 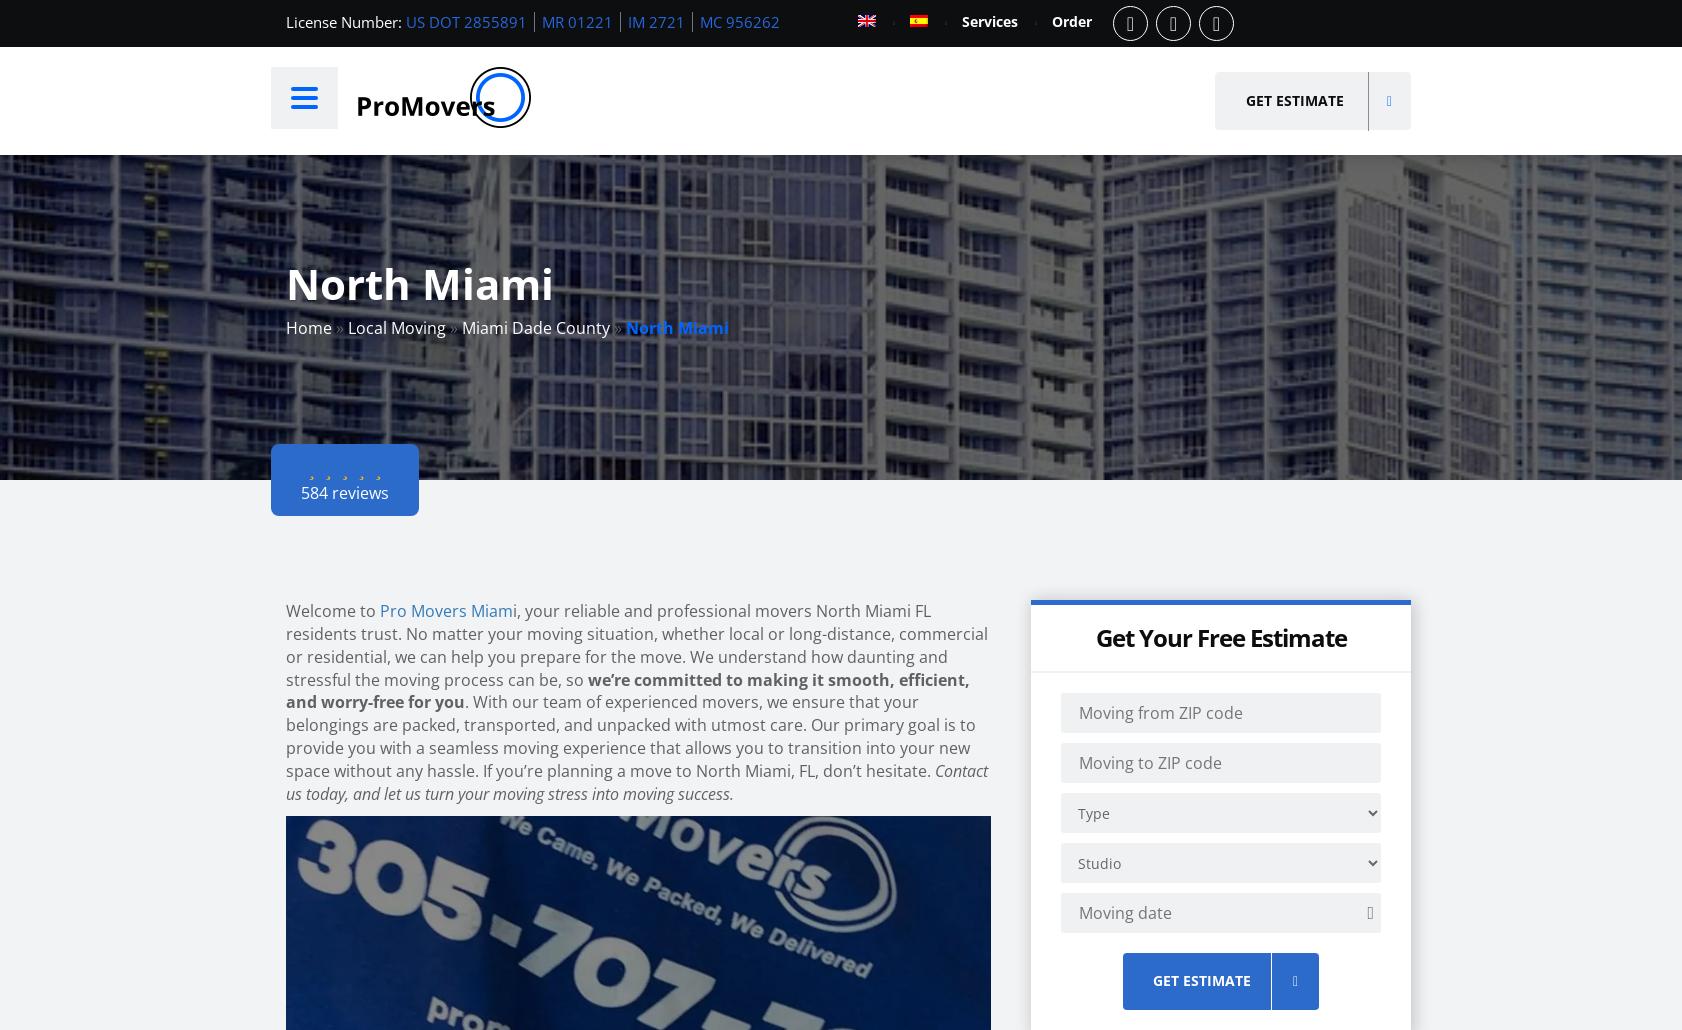 I want to click on 'Contact us today, and let us turn your moving stress into moving success.', so click(x=636, y=780).